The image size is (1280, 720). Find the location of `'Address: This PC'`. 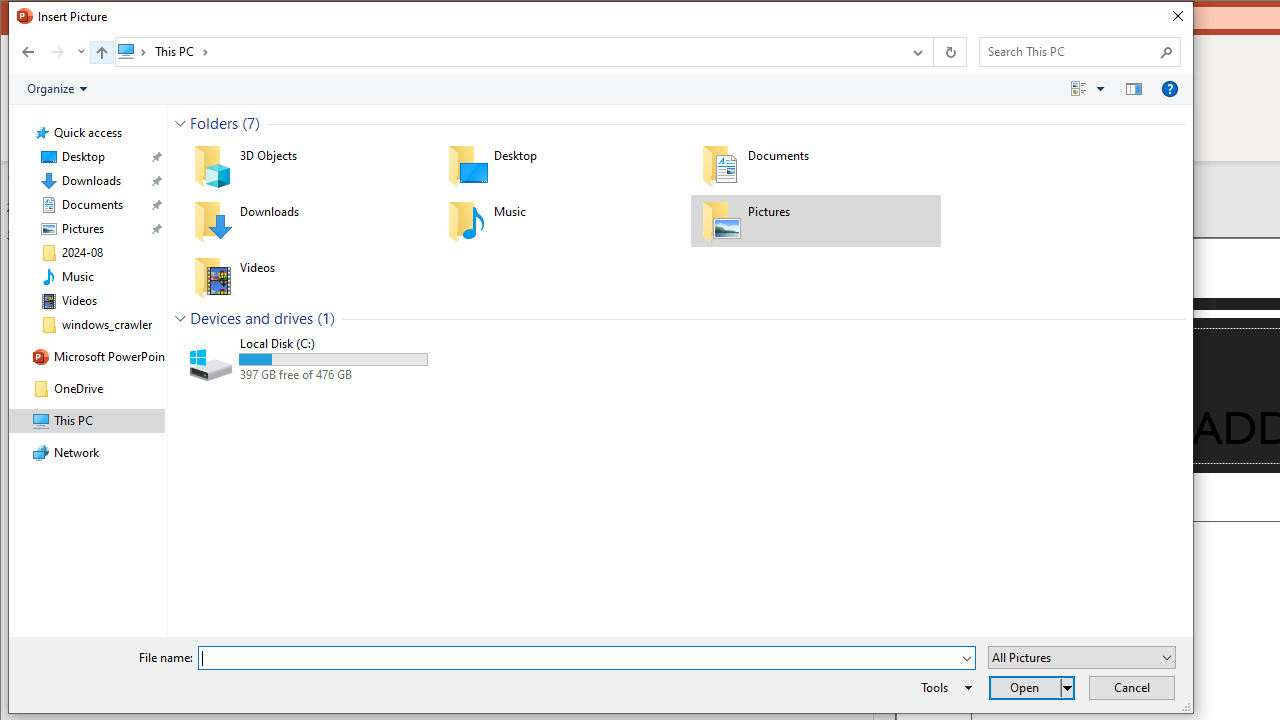

'Address: This PC' is located at coordinates (508, 50).